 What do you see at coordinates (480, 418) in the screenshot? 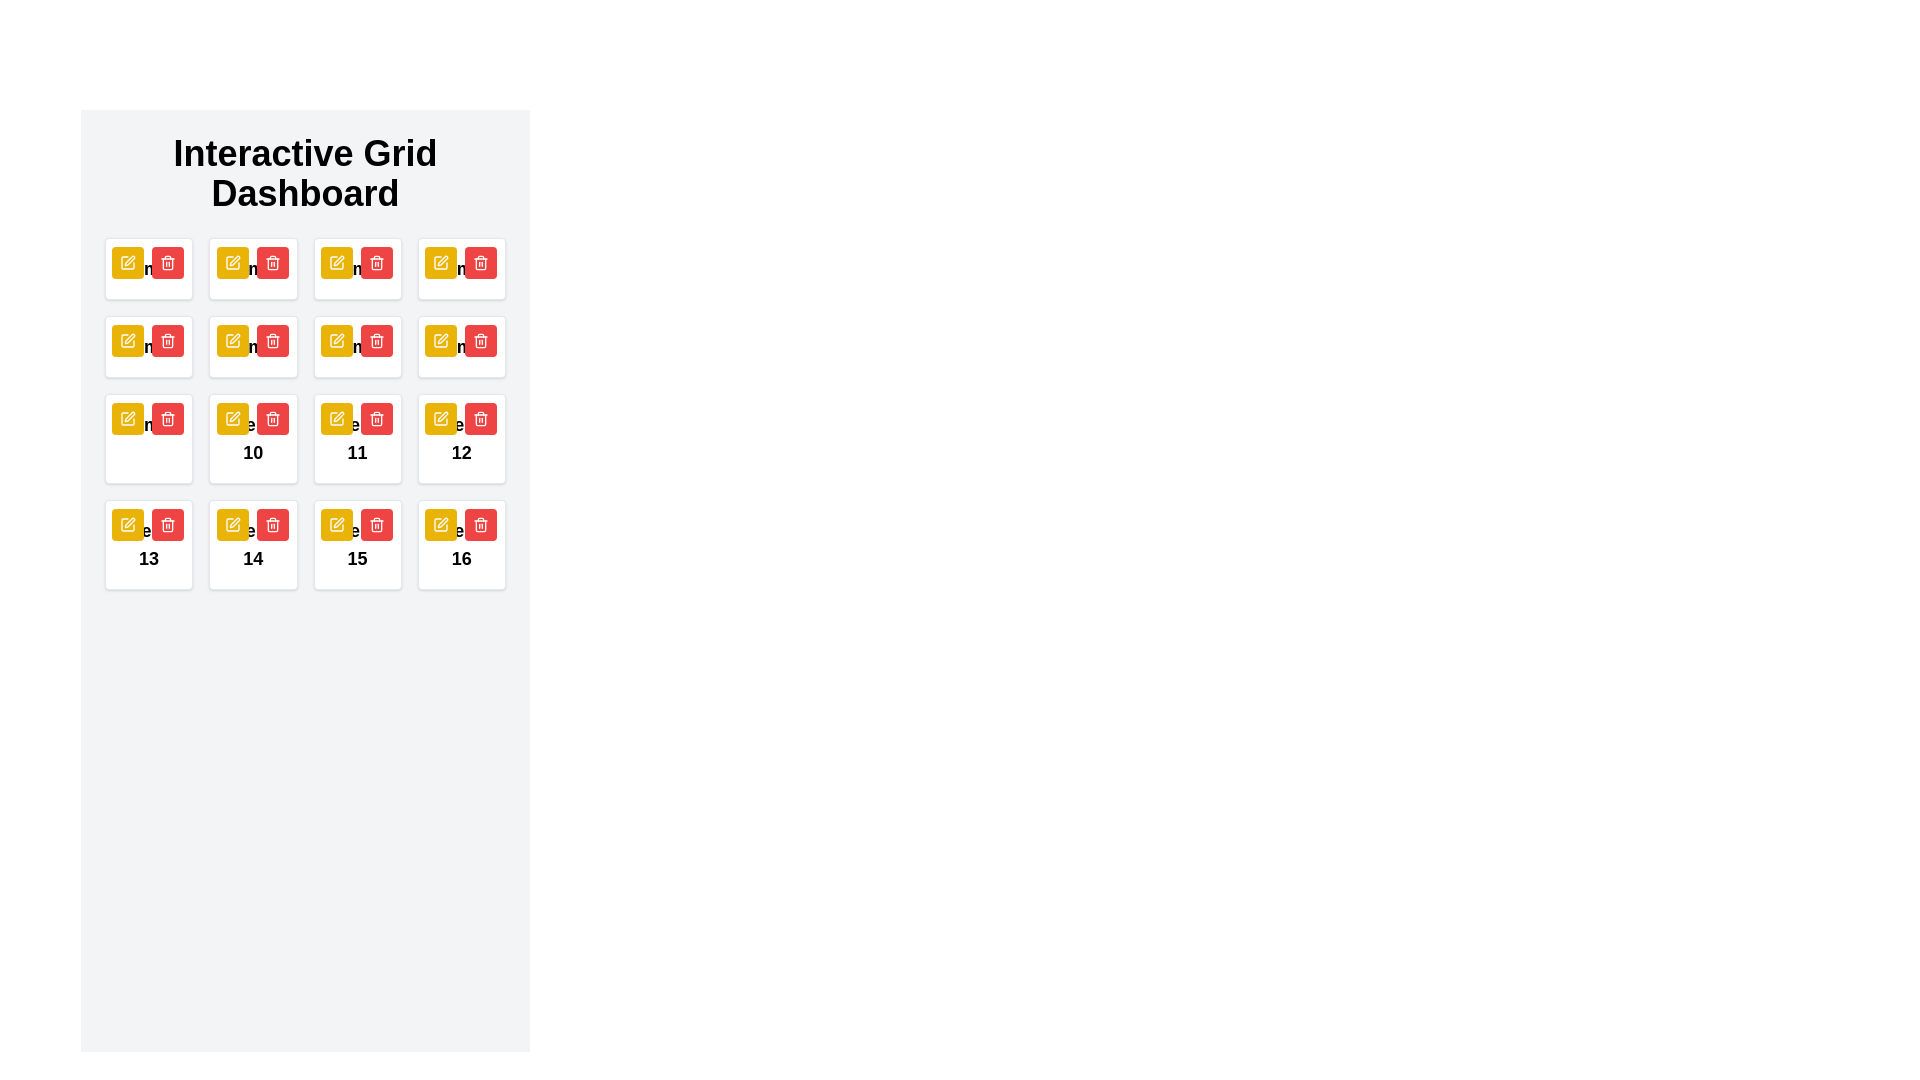
I see `the red trash icon located on the right side of the fourth row in the 'Interactive Grid Dashboard'` at bounding box center [480, 418].